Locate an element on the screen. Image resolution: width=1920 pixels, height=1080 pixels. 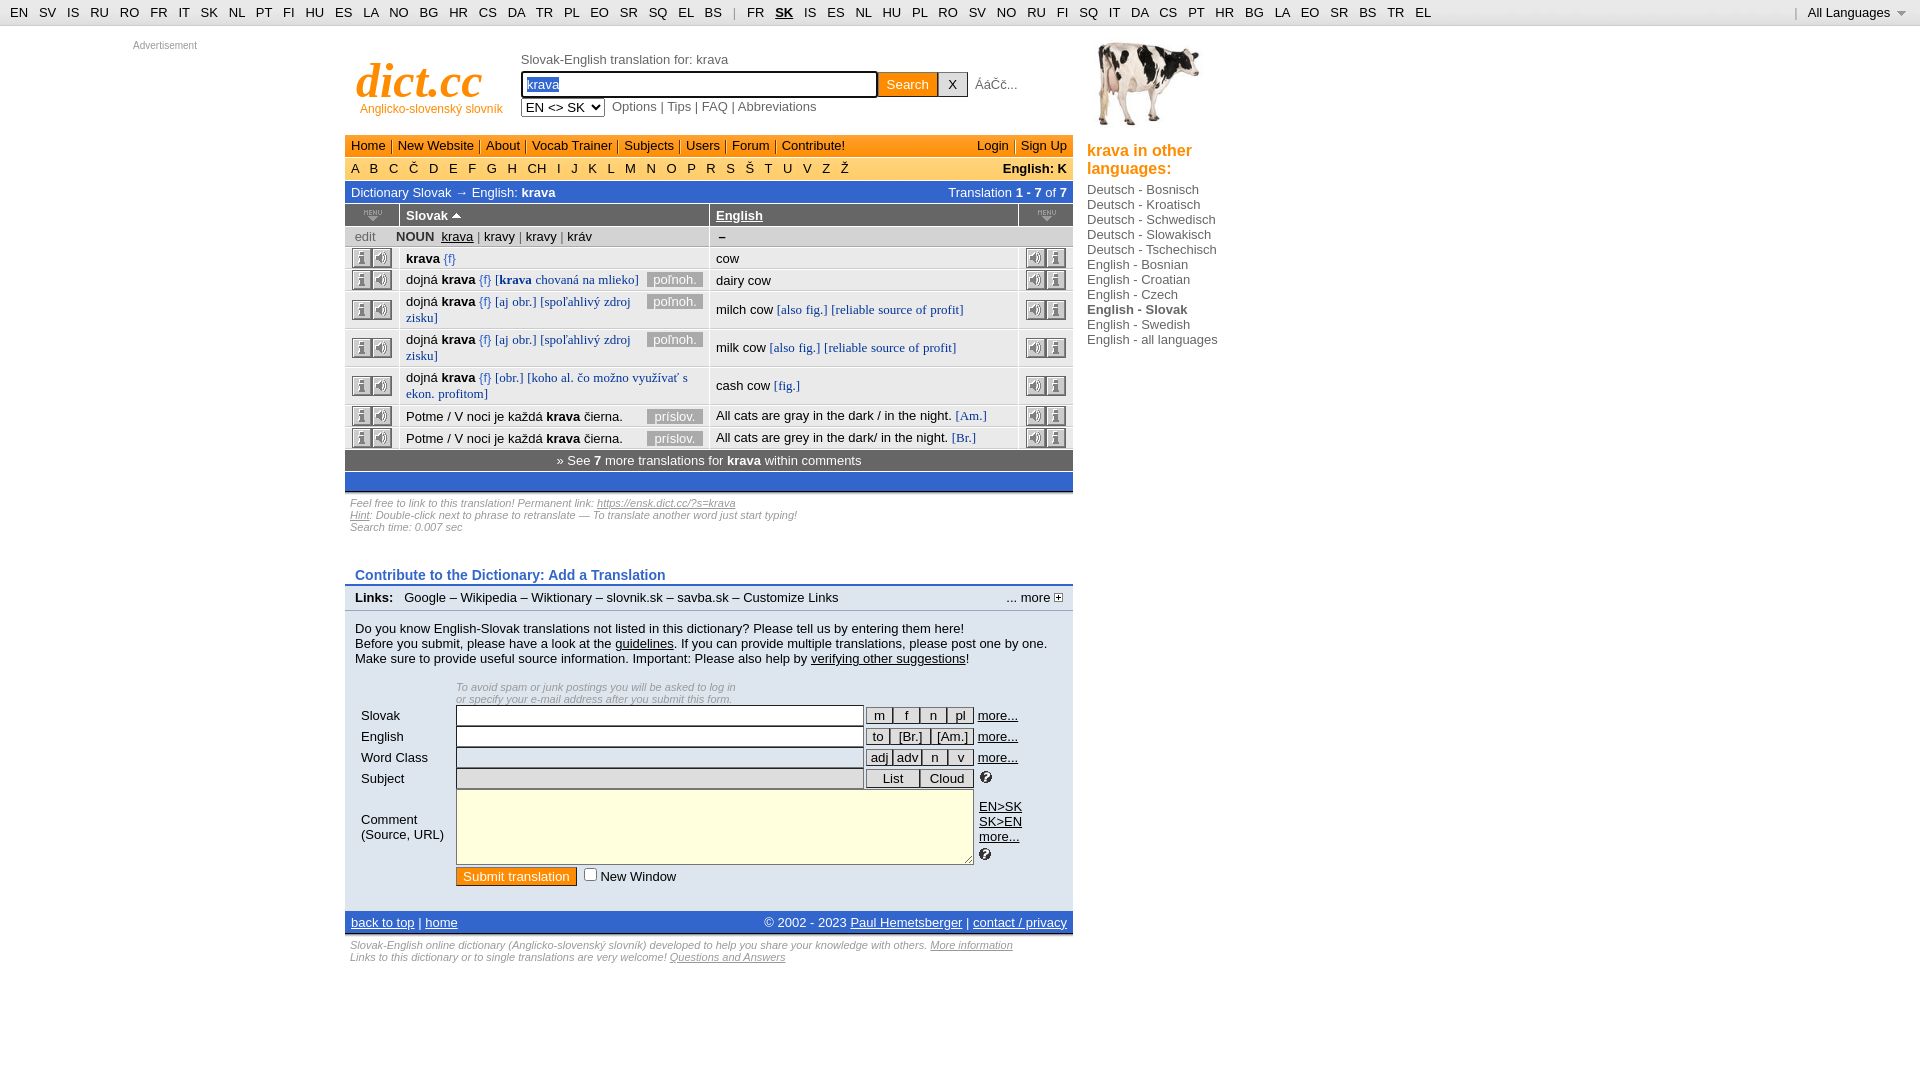
'Login' is located at coordinates (977, 144).